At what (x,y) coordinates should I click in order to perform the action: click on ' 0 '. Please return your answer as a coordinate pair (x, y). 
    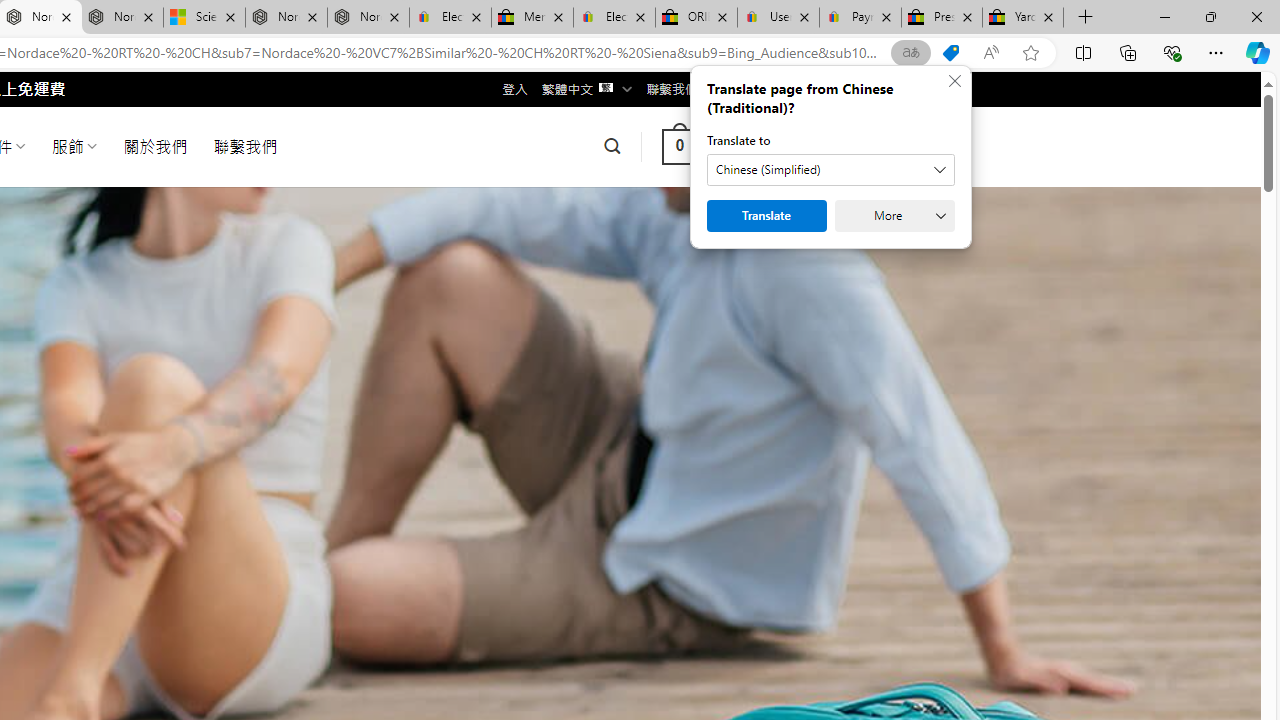
    Looking at the image, I should click on (679, 145).